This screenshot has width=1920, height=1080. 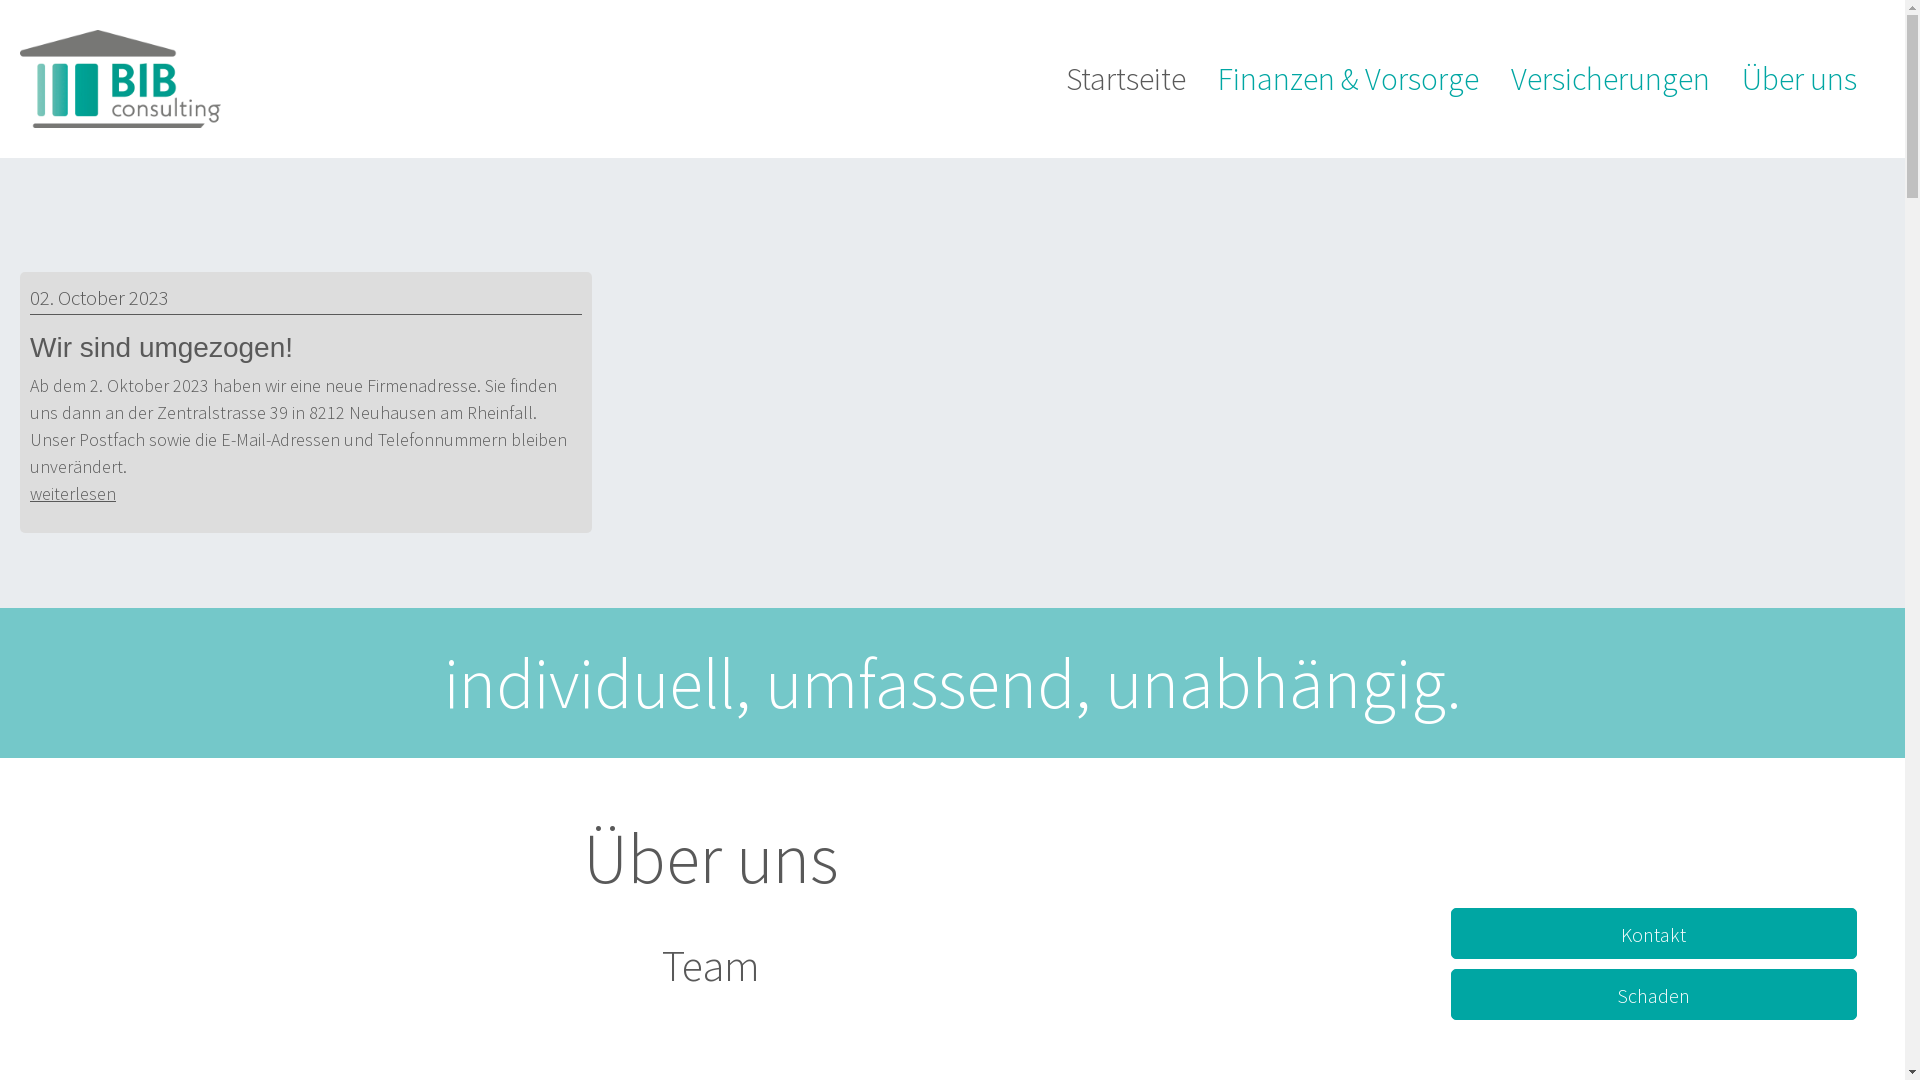 I want to click on 'Kontakt', so click(x=1653, y=933).